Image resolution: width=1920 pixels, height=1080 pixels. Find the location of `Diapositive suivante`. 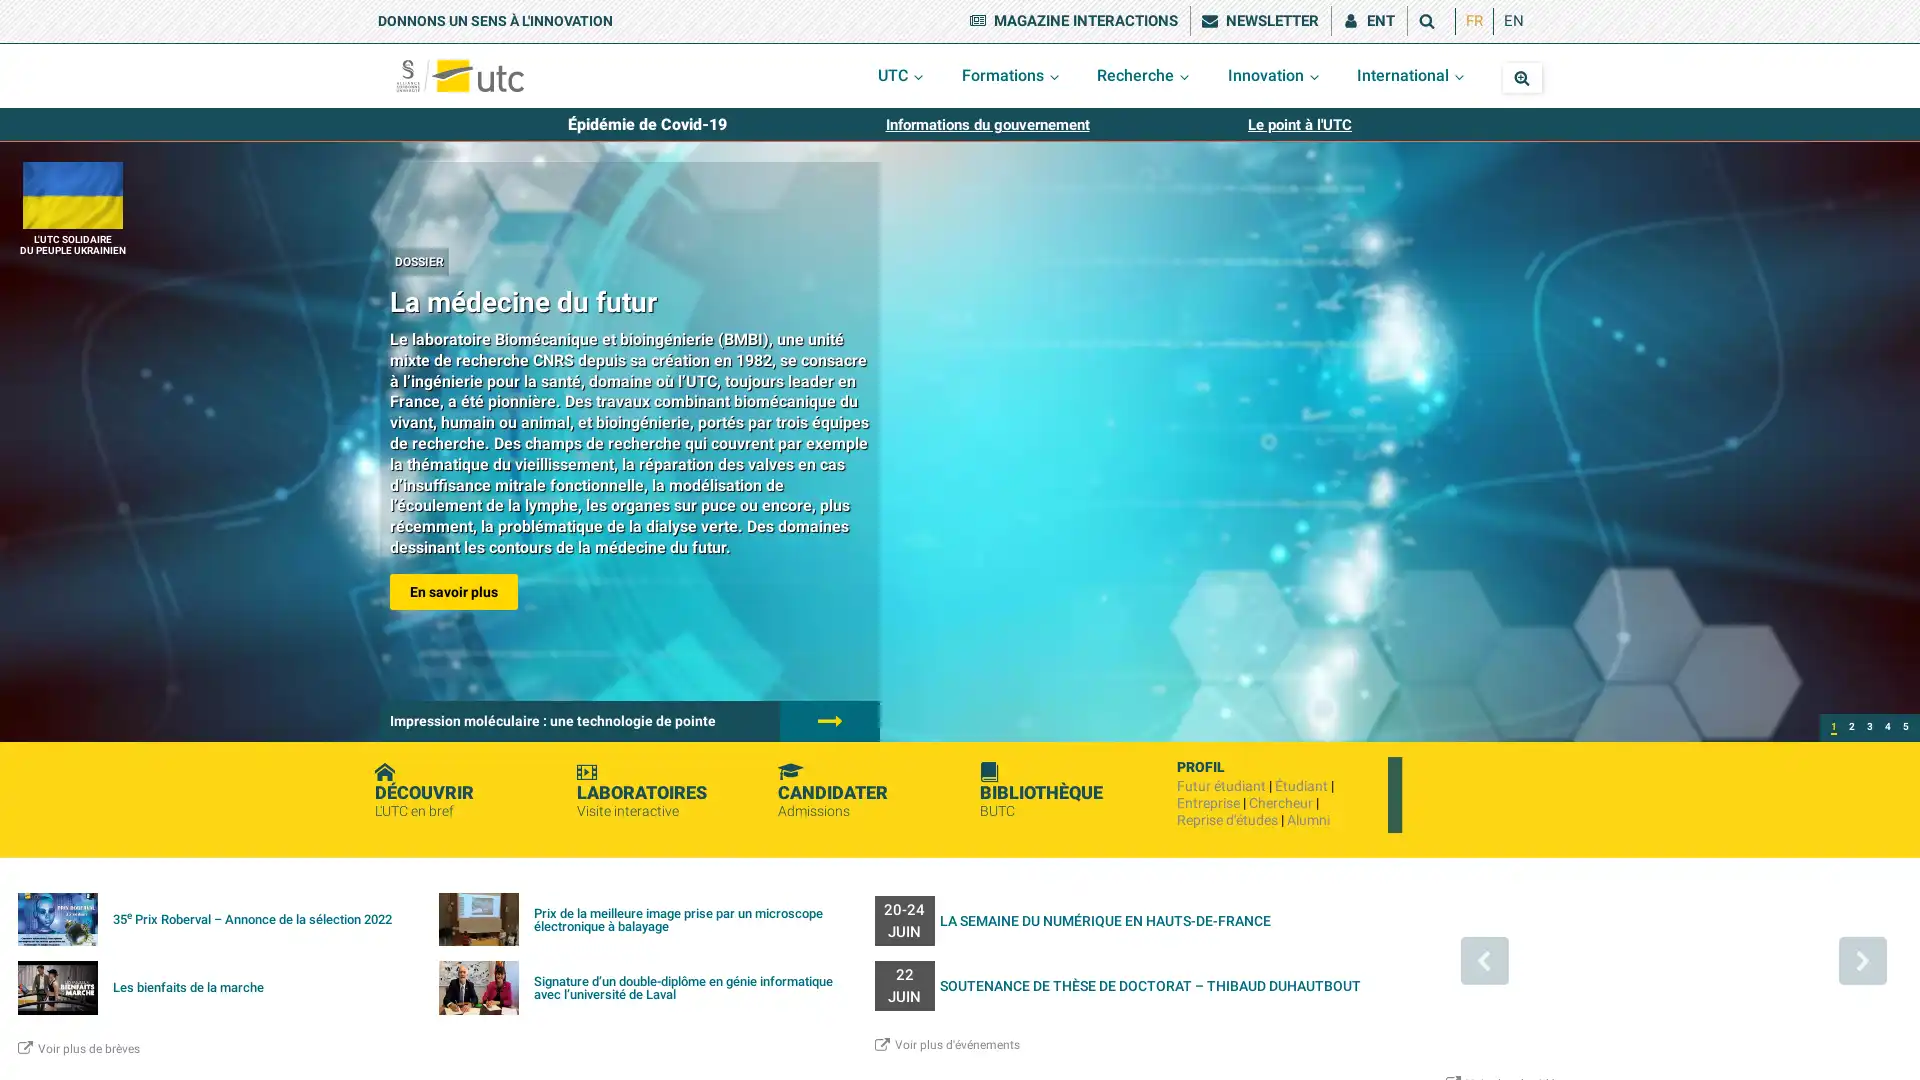

Diapositive suivante is located at coordinates (1861, 959).